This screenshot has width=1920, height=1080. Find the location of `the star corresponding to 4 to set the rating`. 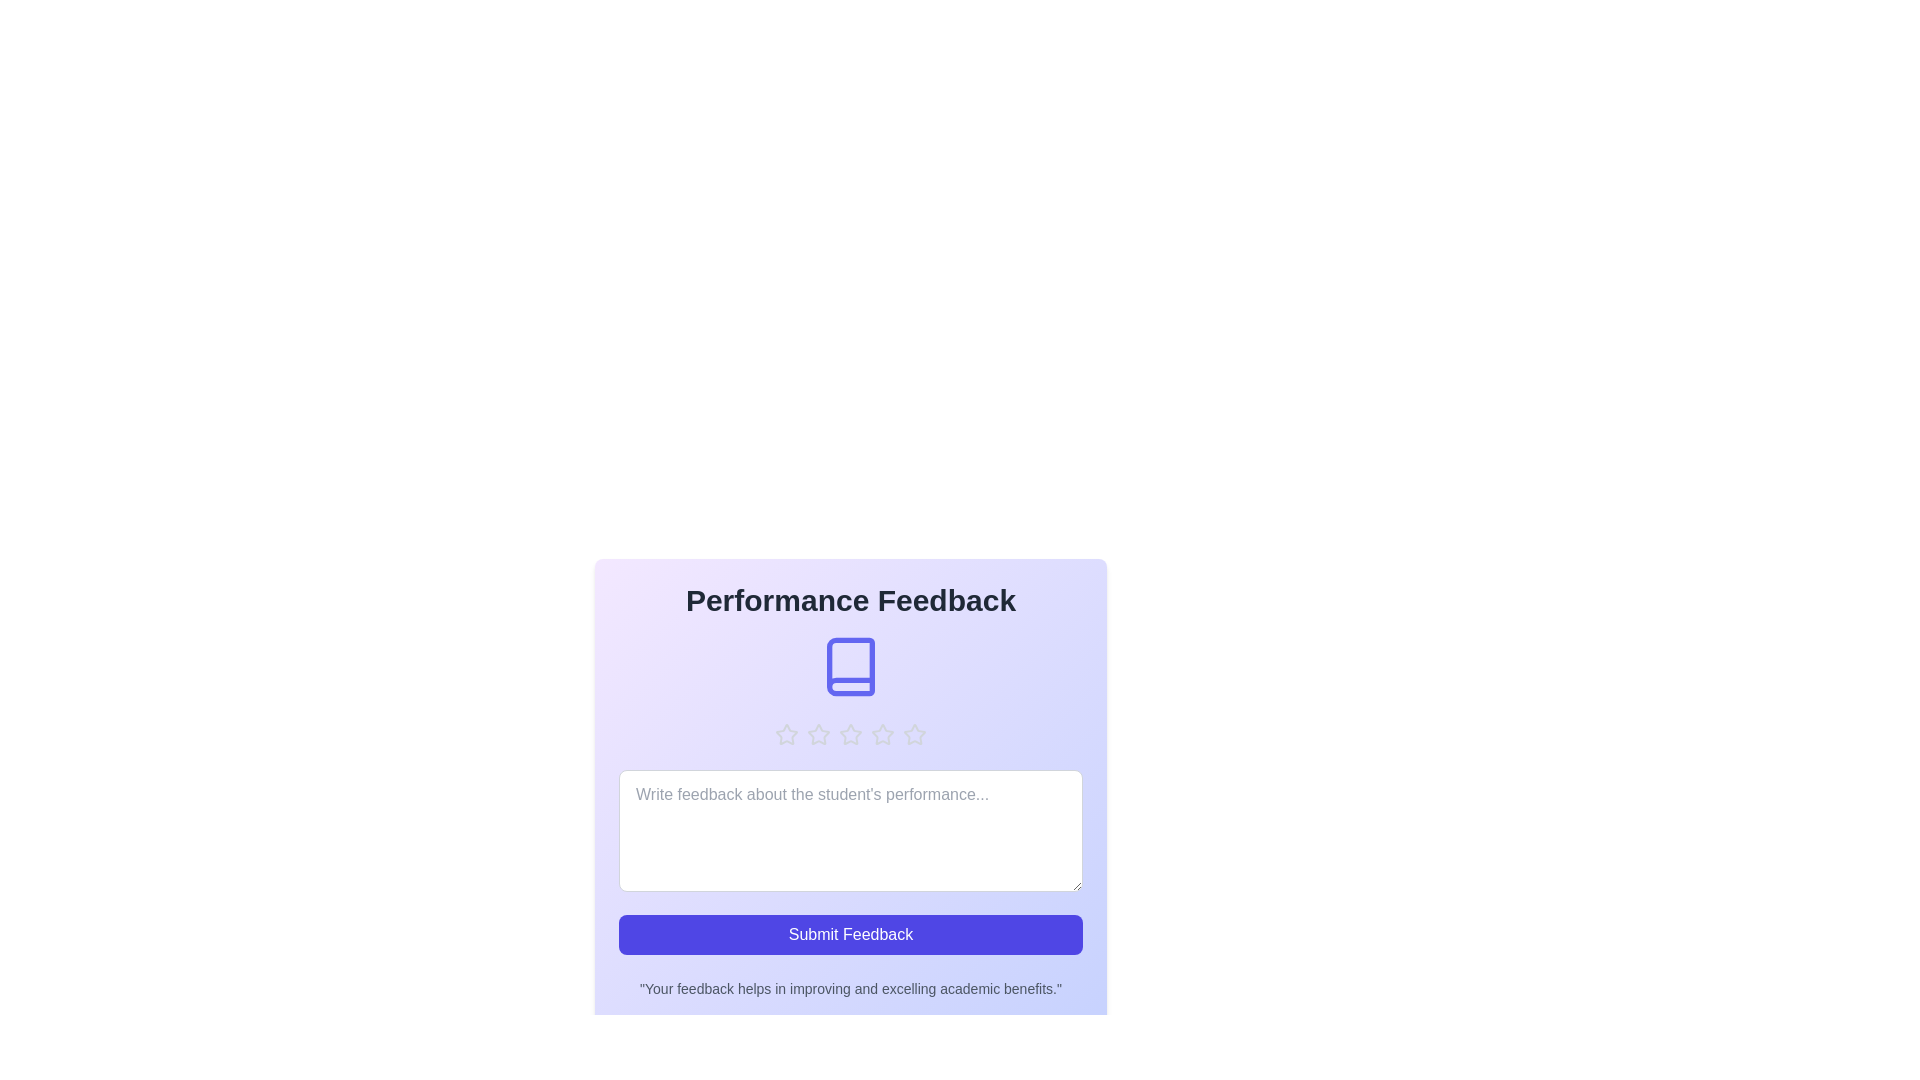

the star corresponding to 4 to set the rating is located at coordinates (882, 735).